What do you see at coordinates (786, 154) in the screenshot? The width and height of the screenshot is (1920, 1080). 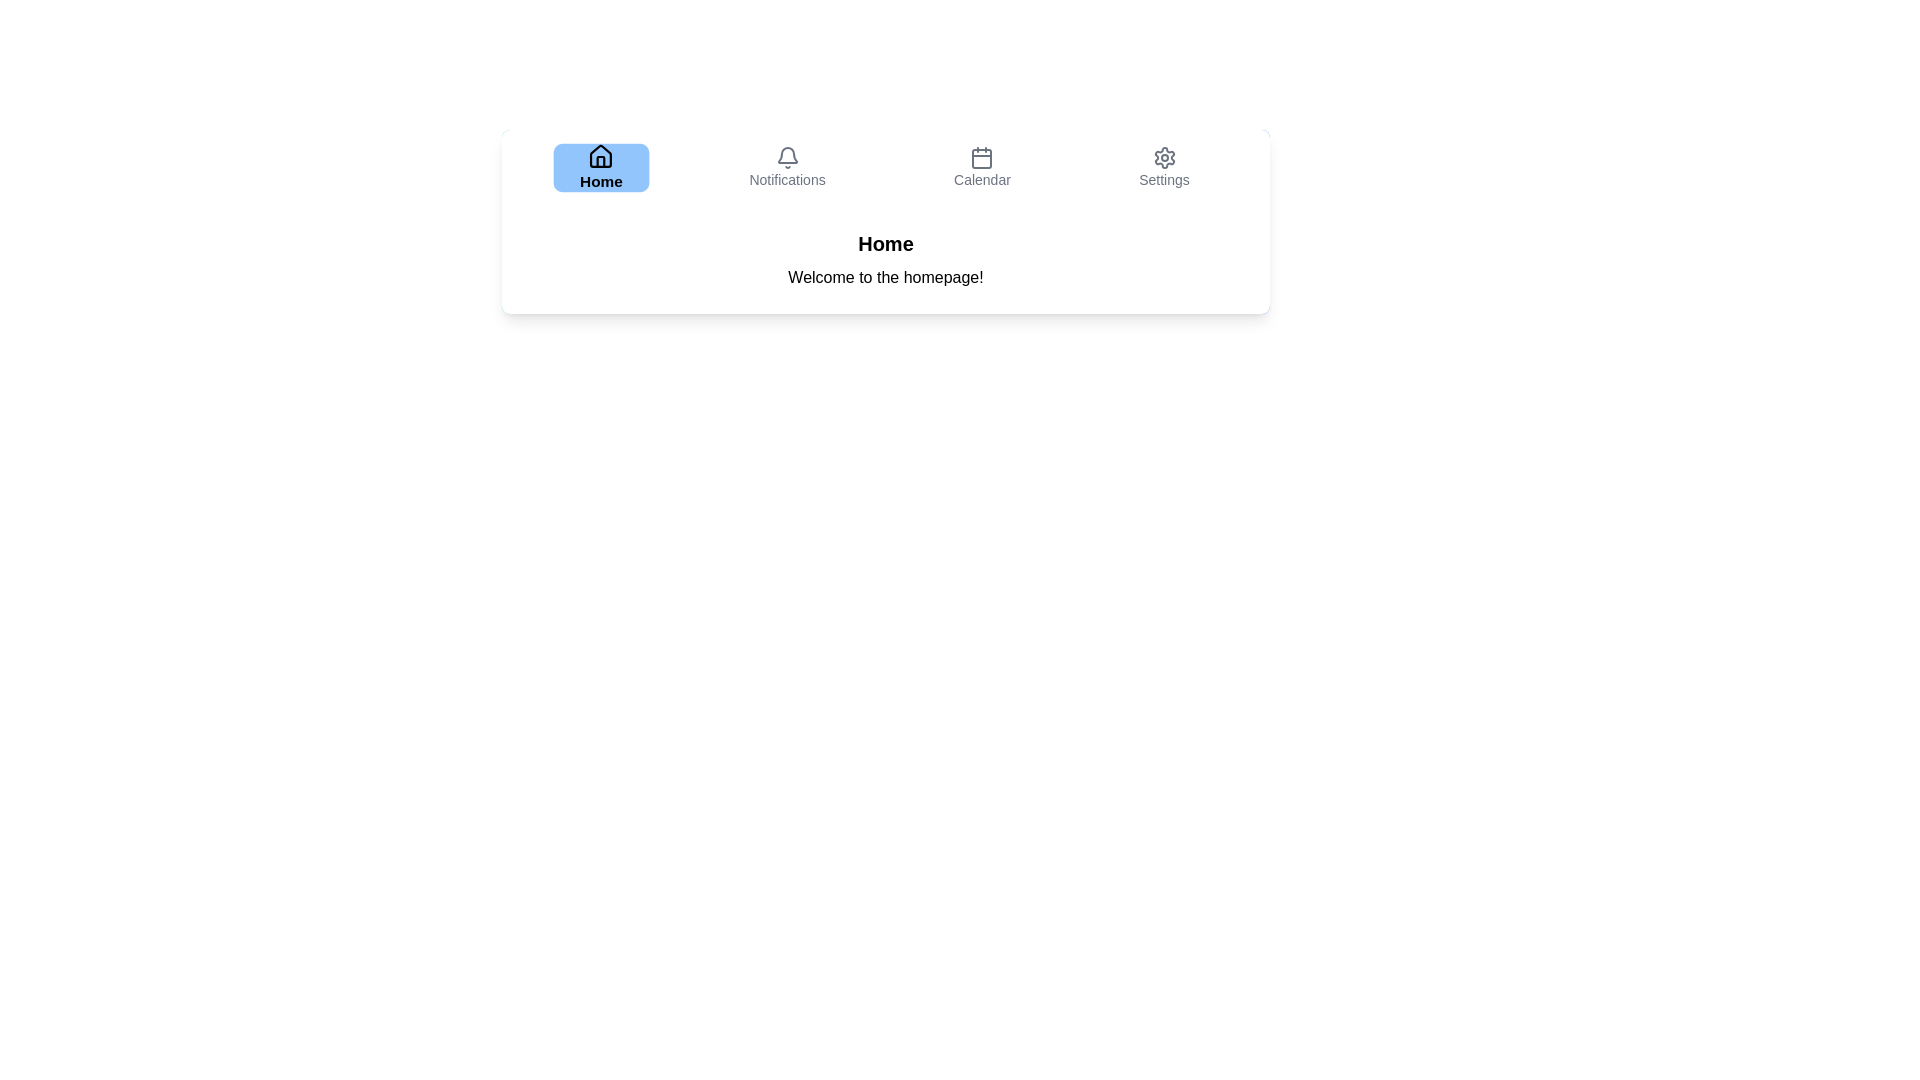 I see `the notification bell icon` at bounding box center [786, 154].